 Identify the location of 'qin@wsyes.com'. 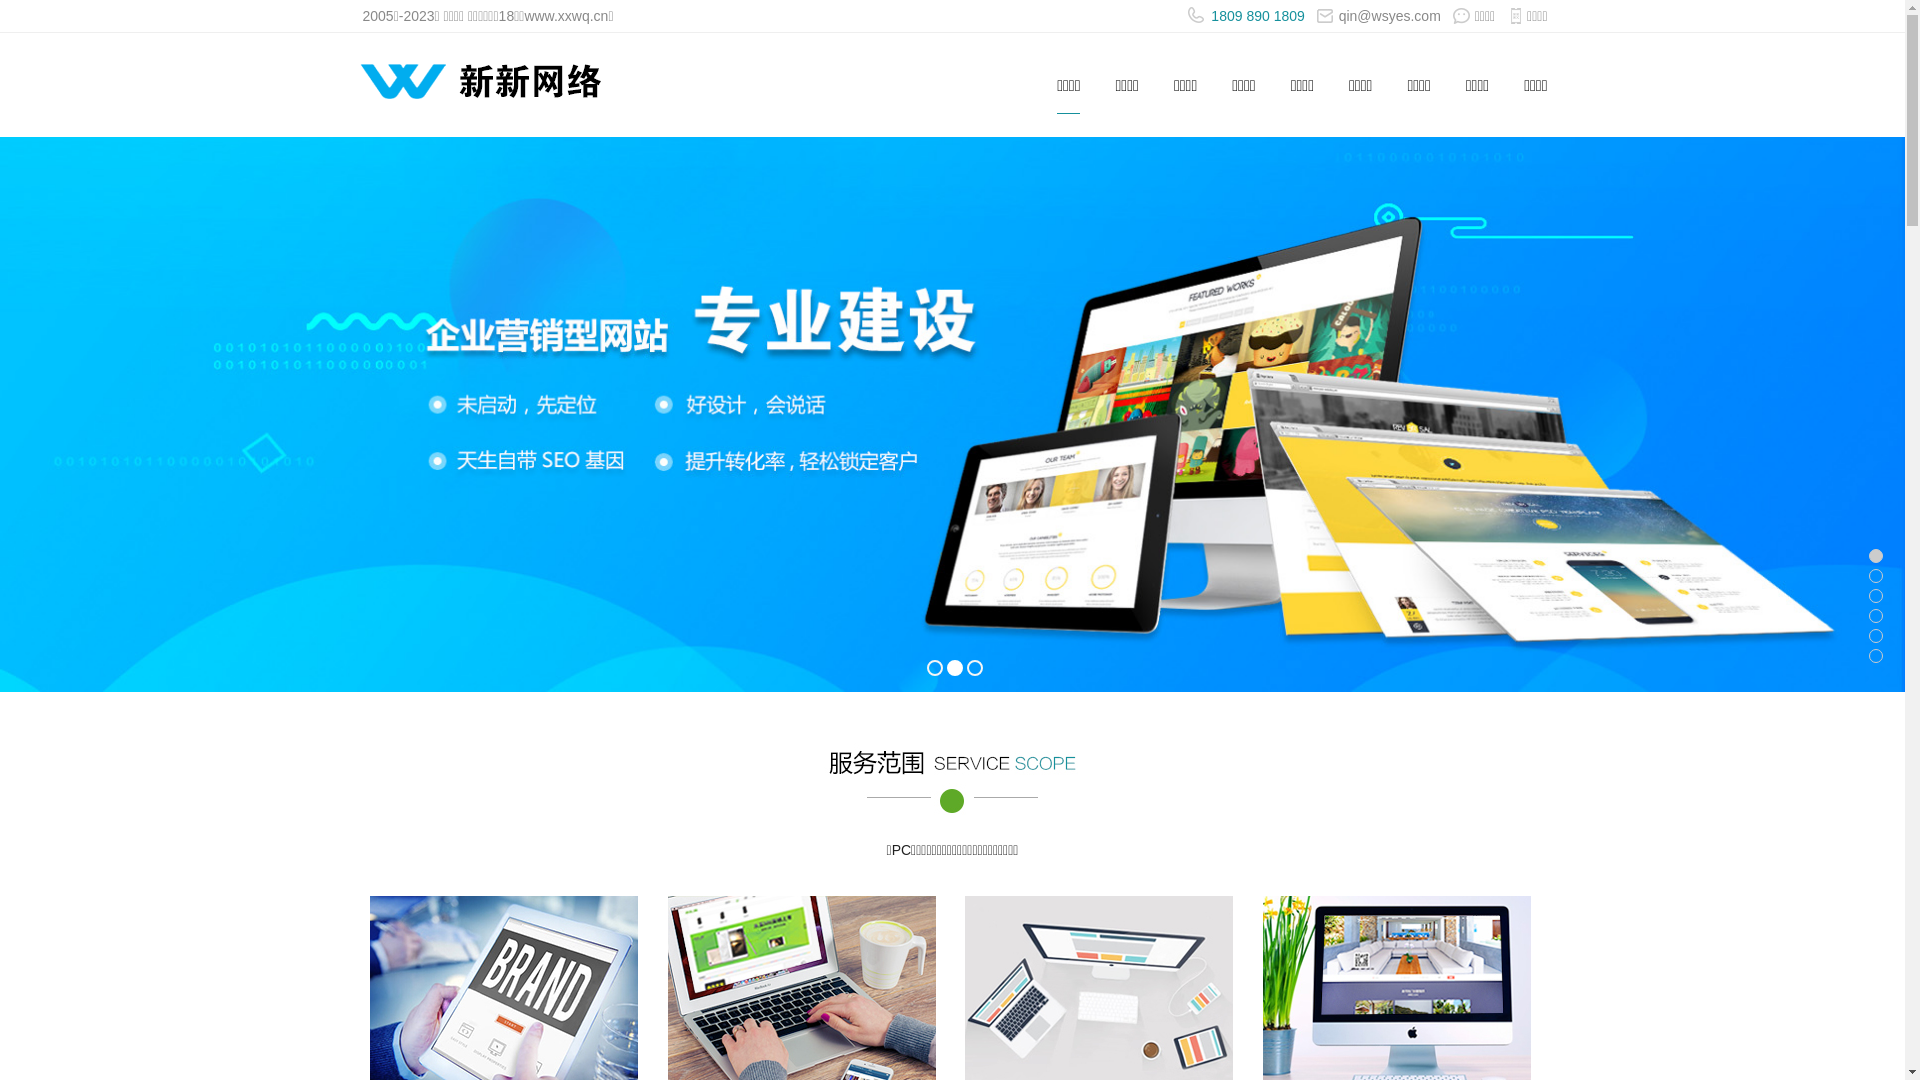
(1377, 15).